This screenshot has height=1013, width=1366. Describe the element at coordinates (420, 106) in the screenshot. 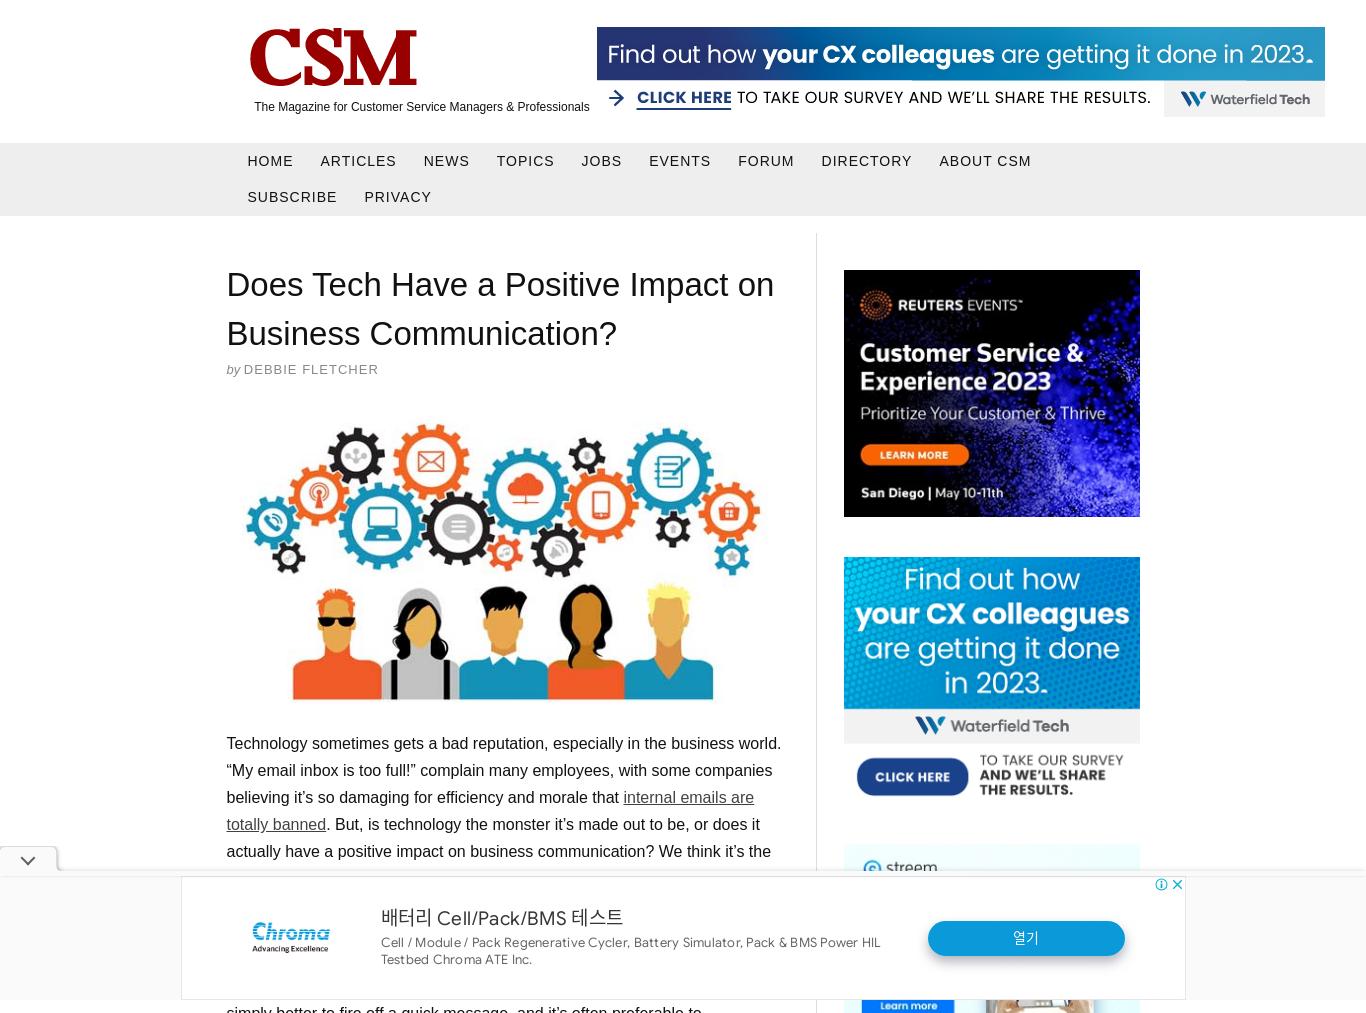

I see `'The Magazine for Customer Service Managers & Professionals'` at that location.